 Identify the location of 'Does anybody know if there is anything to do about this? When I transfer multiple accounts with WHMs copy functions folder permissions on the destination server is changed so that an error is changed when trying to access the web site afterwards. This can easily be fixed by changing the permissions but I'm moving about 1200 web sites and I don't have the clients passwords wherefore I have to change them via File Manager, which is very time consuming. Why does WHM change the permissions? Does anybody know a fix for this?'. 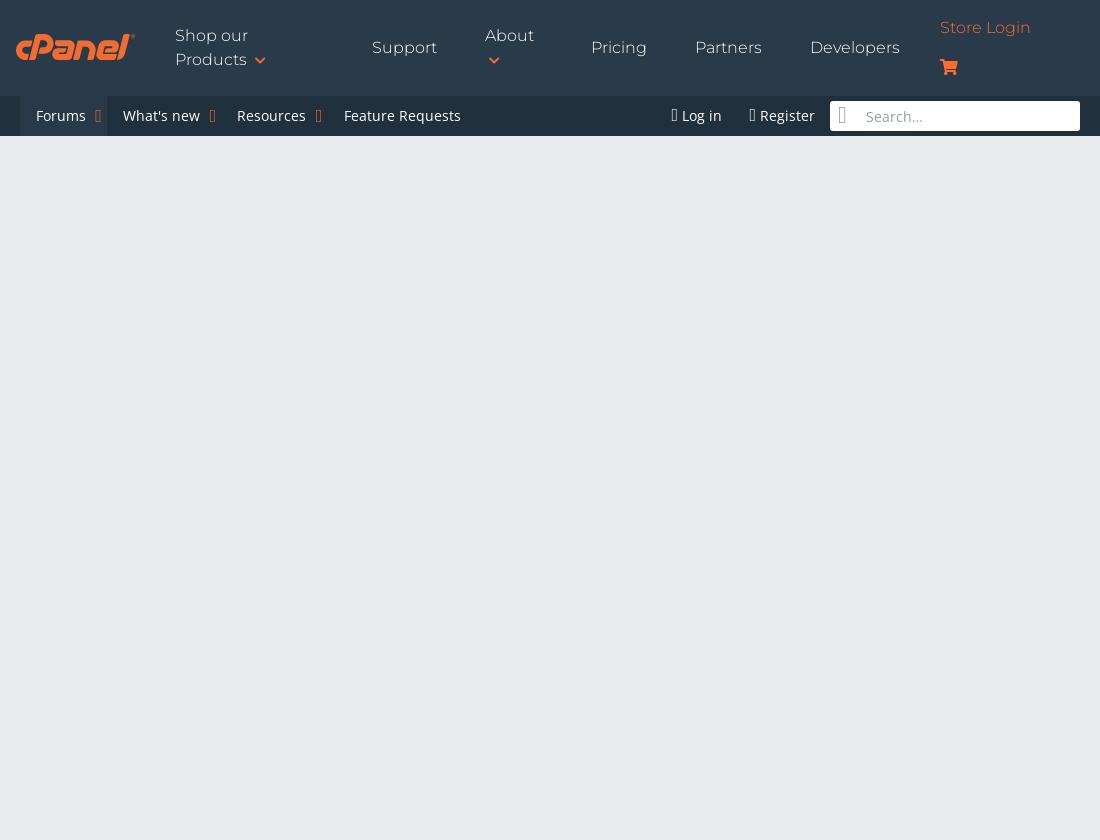
(545, 496).